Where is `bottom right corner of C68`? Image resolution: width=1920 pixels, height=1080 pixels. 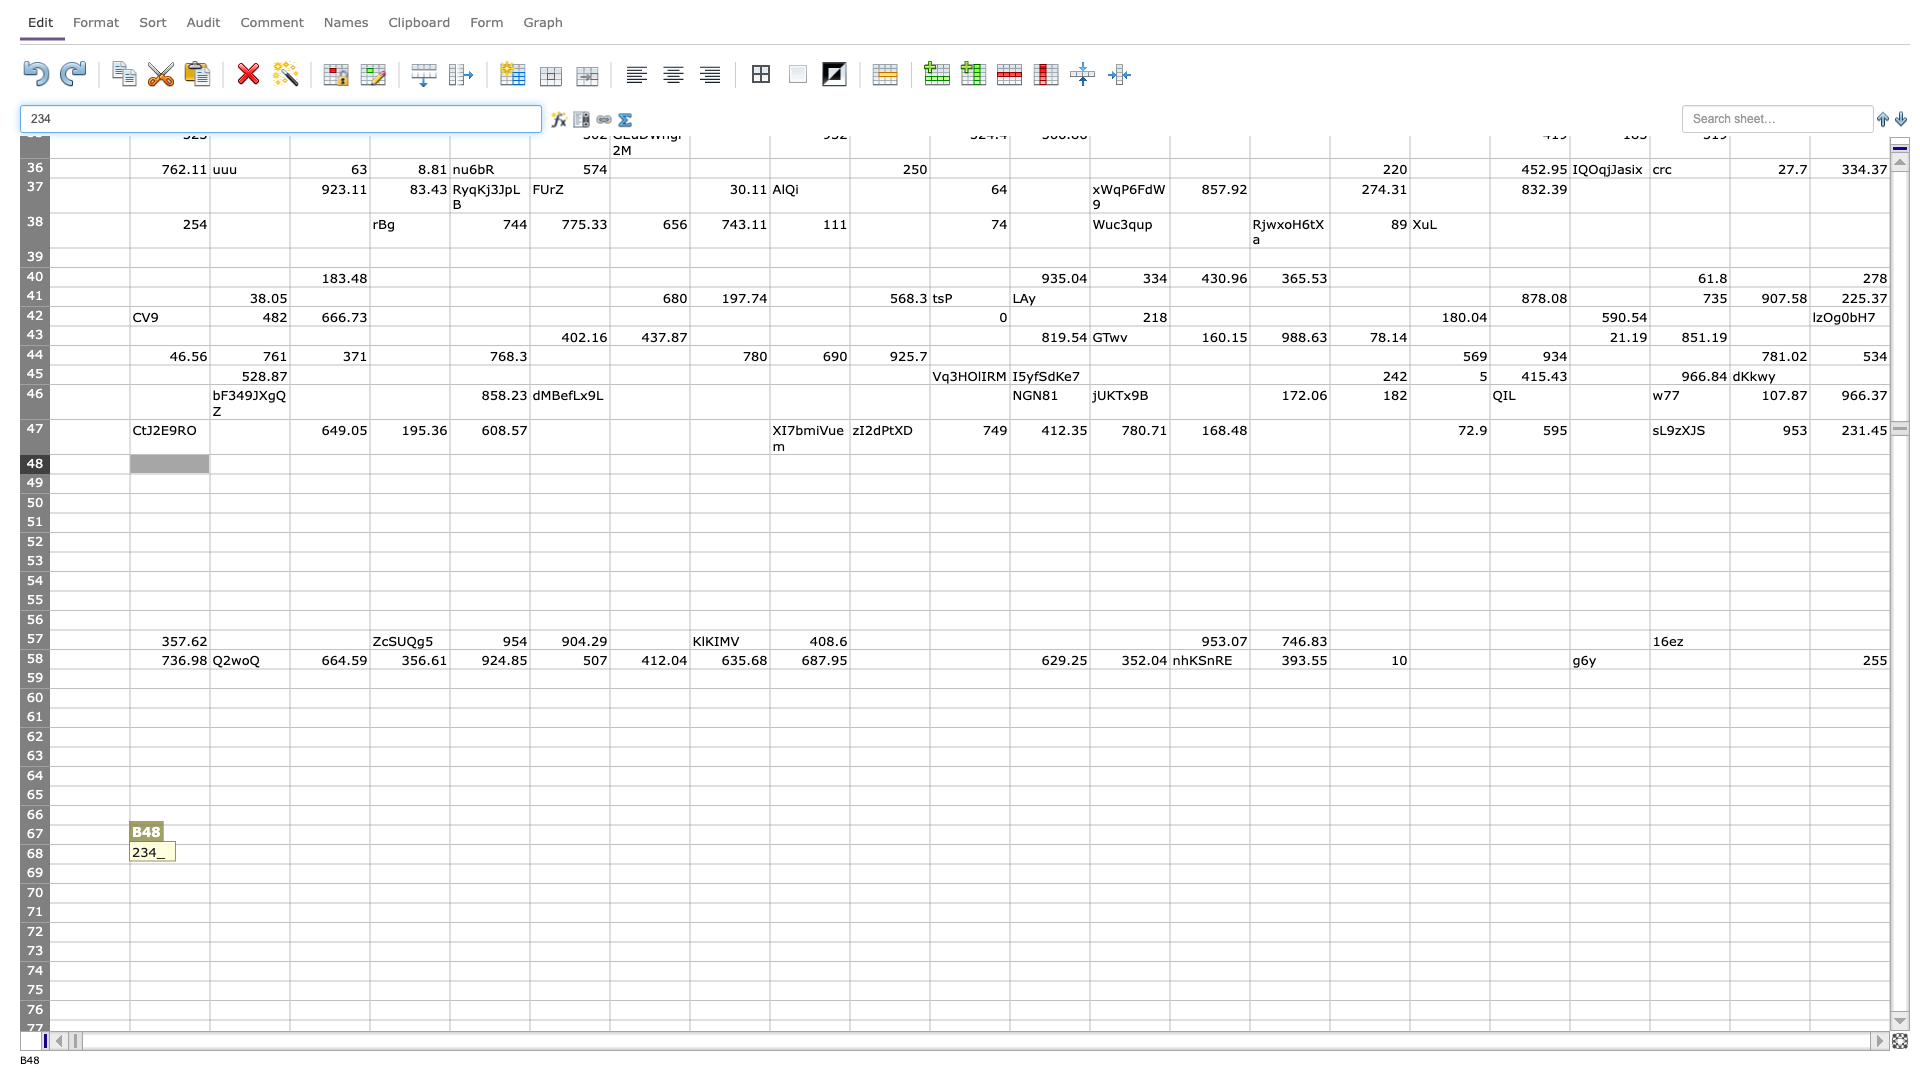
bottom right corner of C68 is located at coordinates (288, 863).